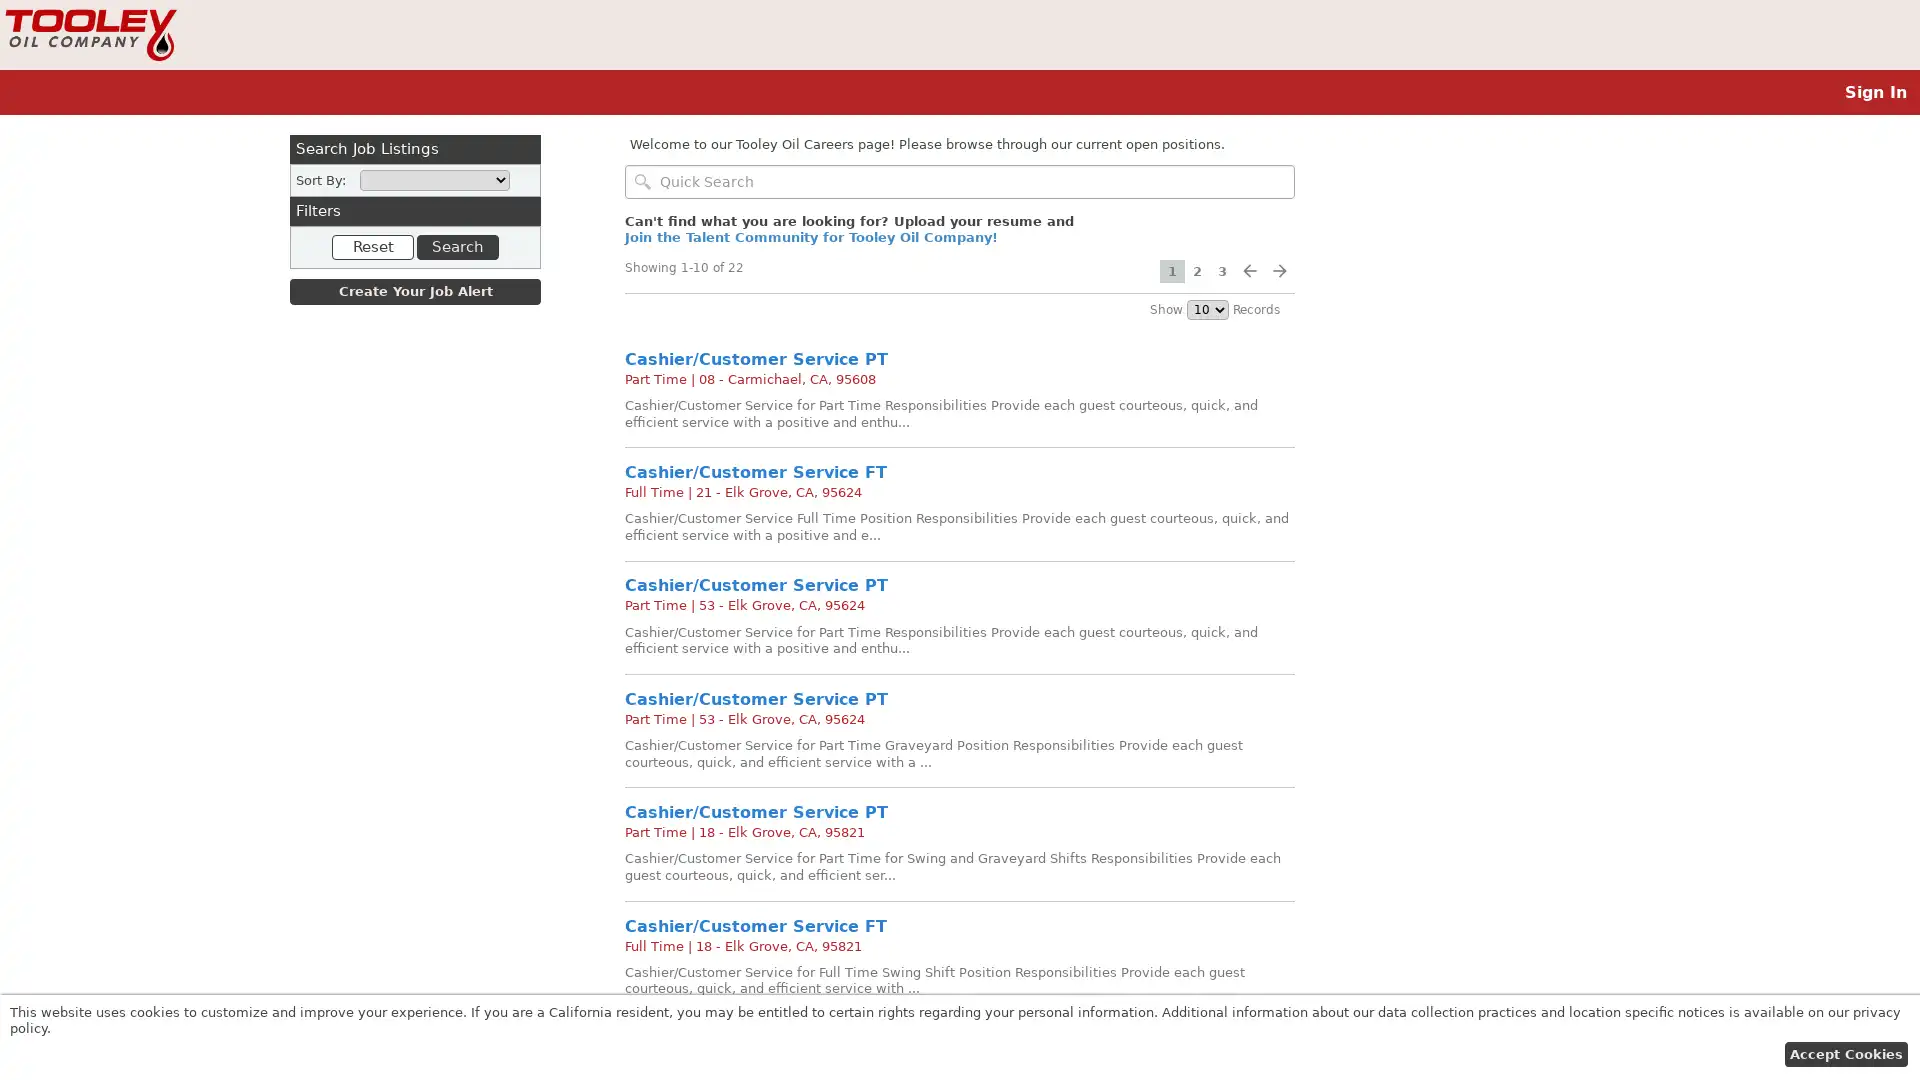 The width and height of the screenshot is (1920, 1080). What do you see at coordinates (373, 245) in the screenshot?
I see `Reset` at bounding box center [373, 245].